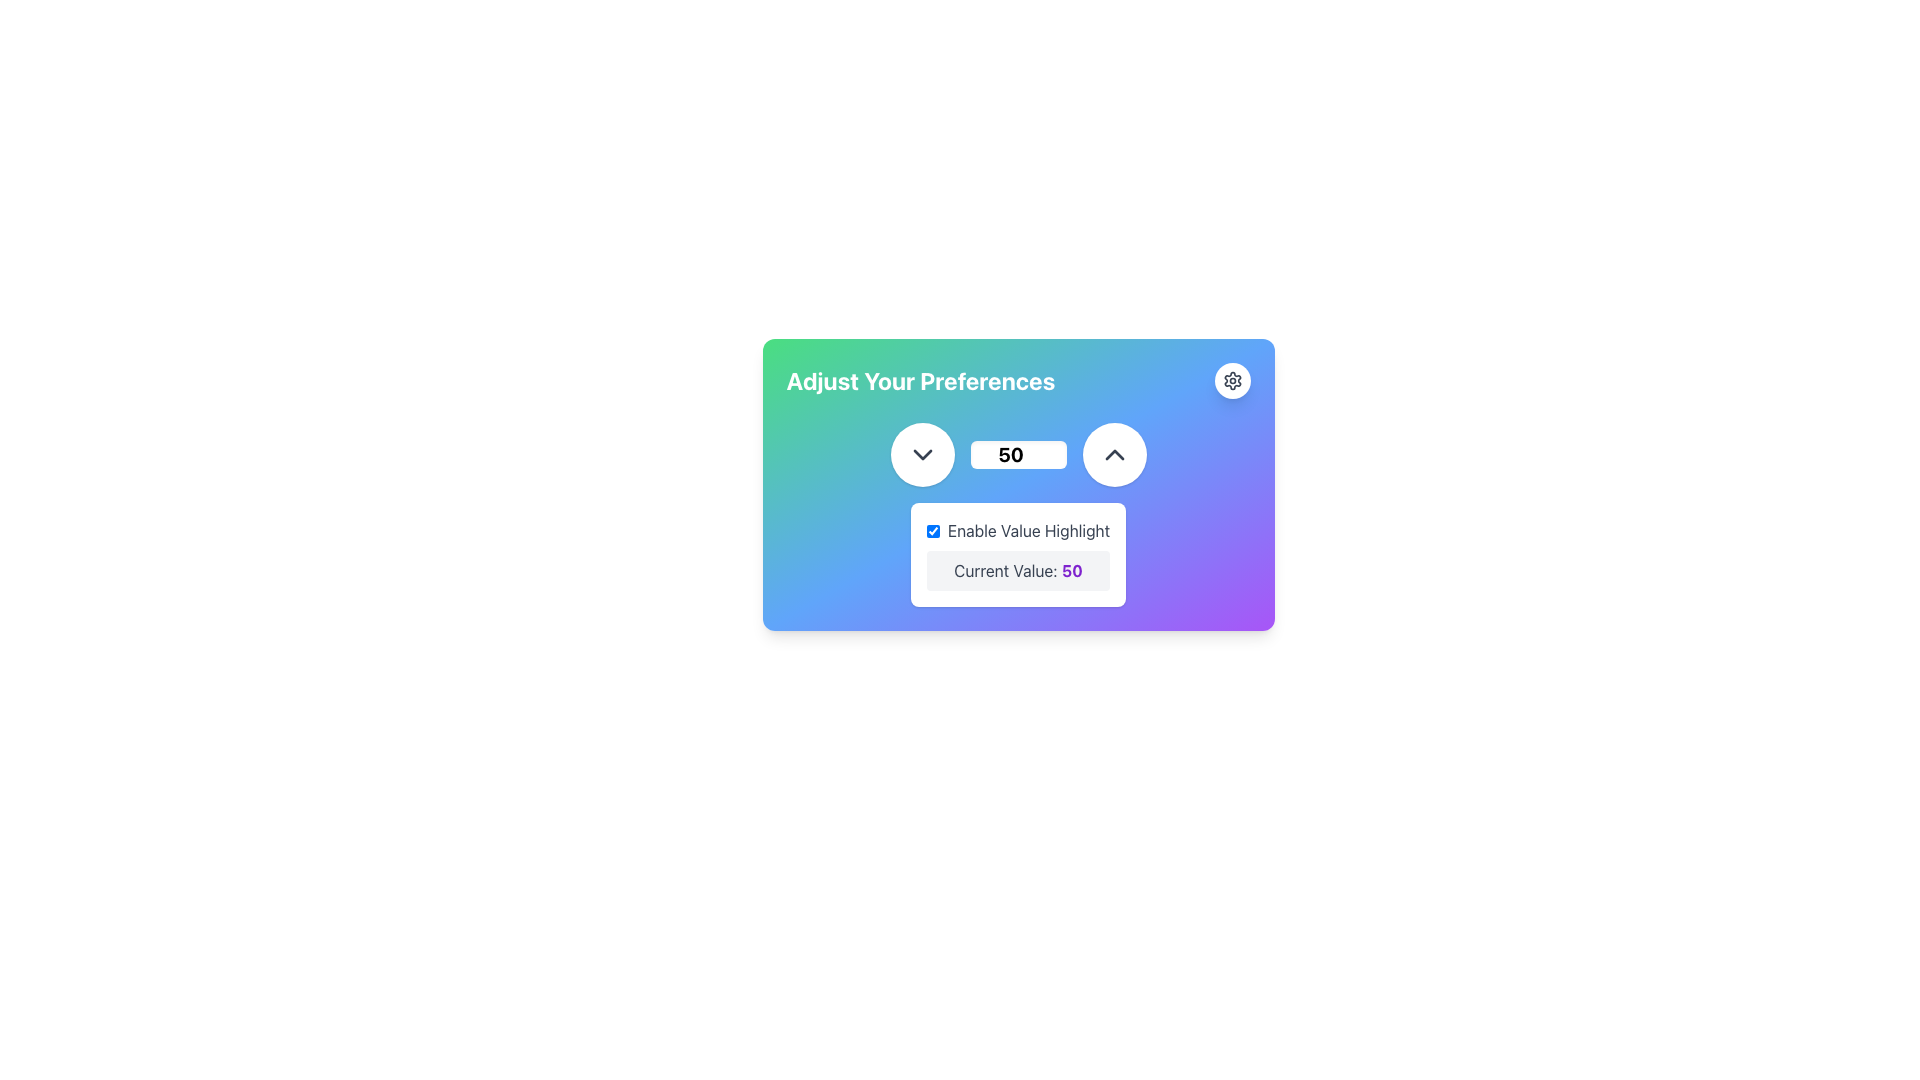 The width and height of the screenshot is (1920, 1080). Describe the element at coordinates (1018, 514) in the screenshot. I see `the interactive checkbox labeled 'Enable Value Highlight' located in the lower half of the 'Adjust Your Preferences' section` at that location.